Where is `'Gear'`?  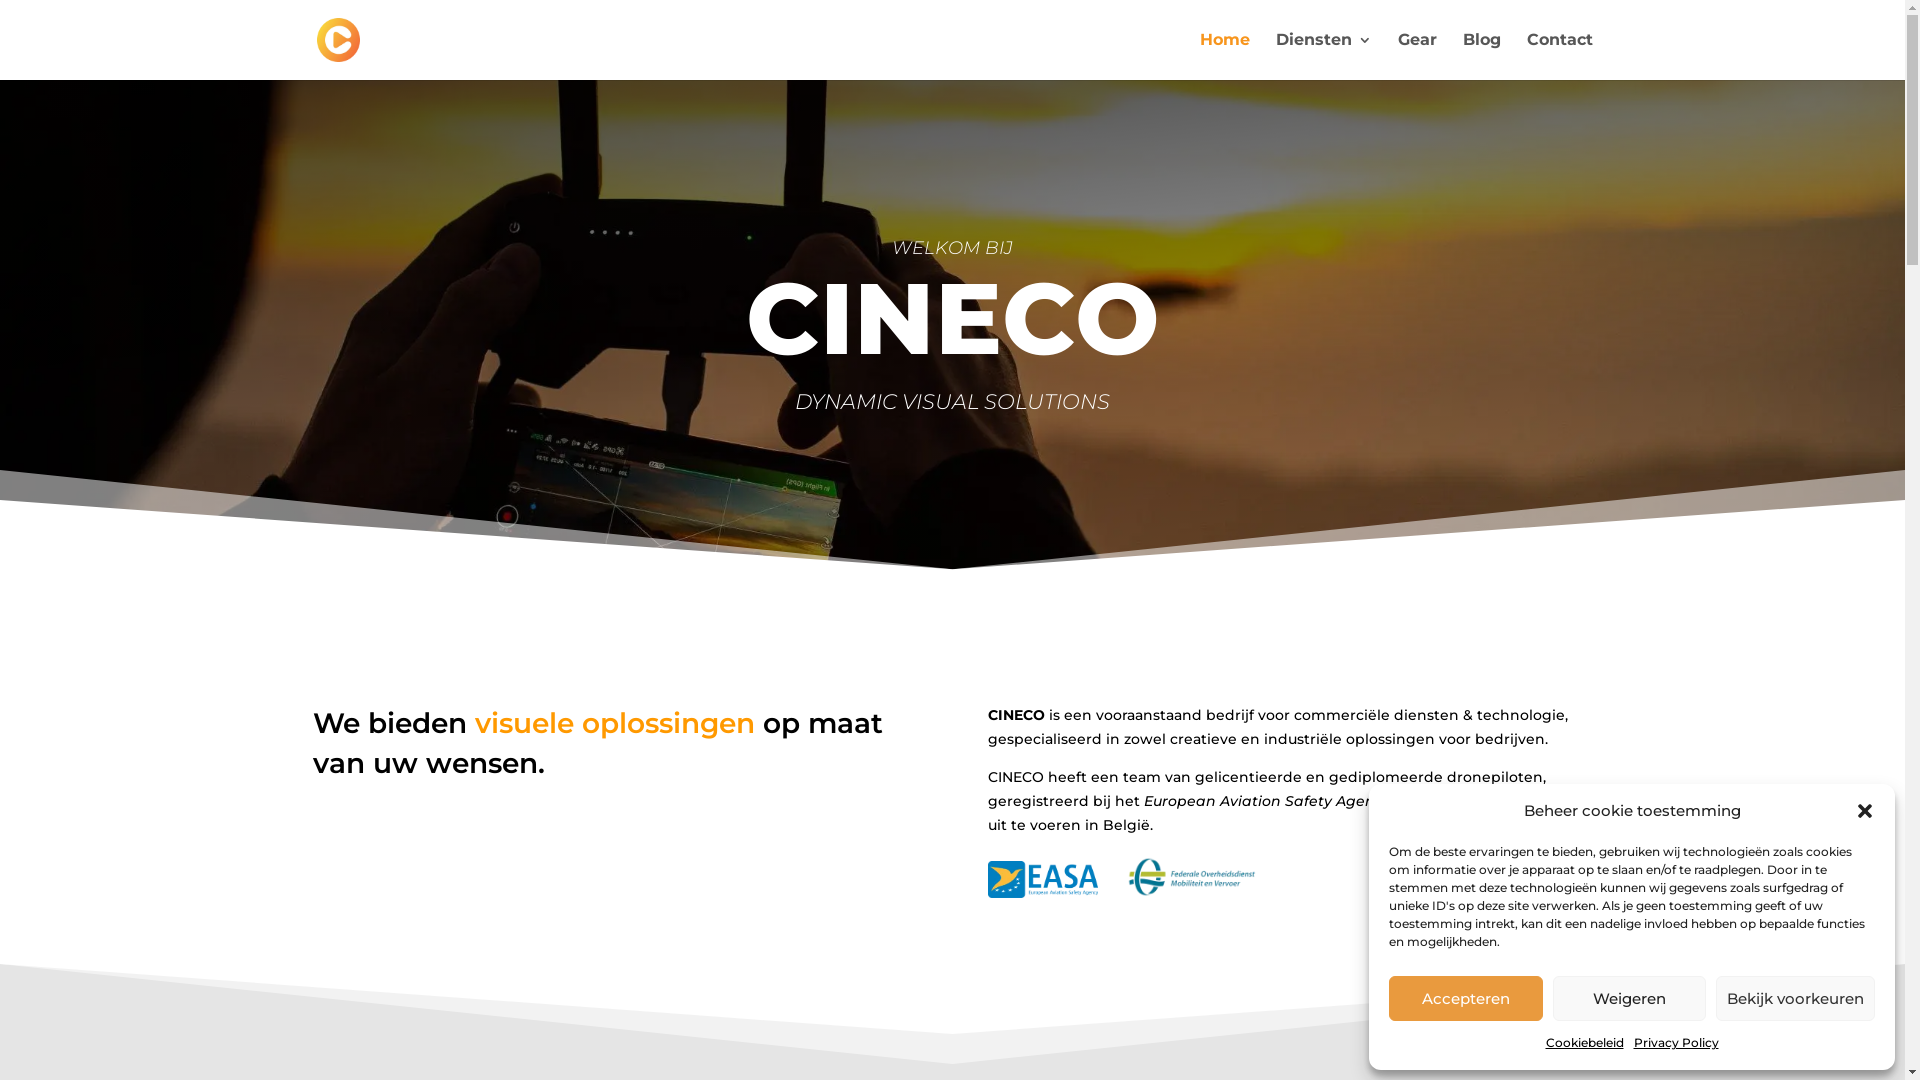 'Gear' is located at coordinates (1416, 55).